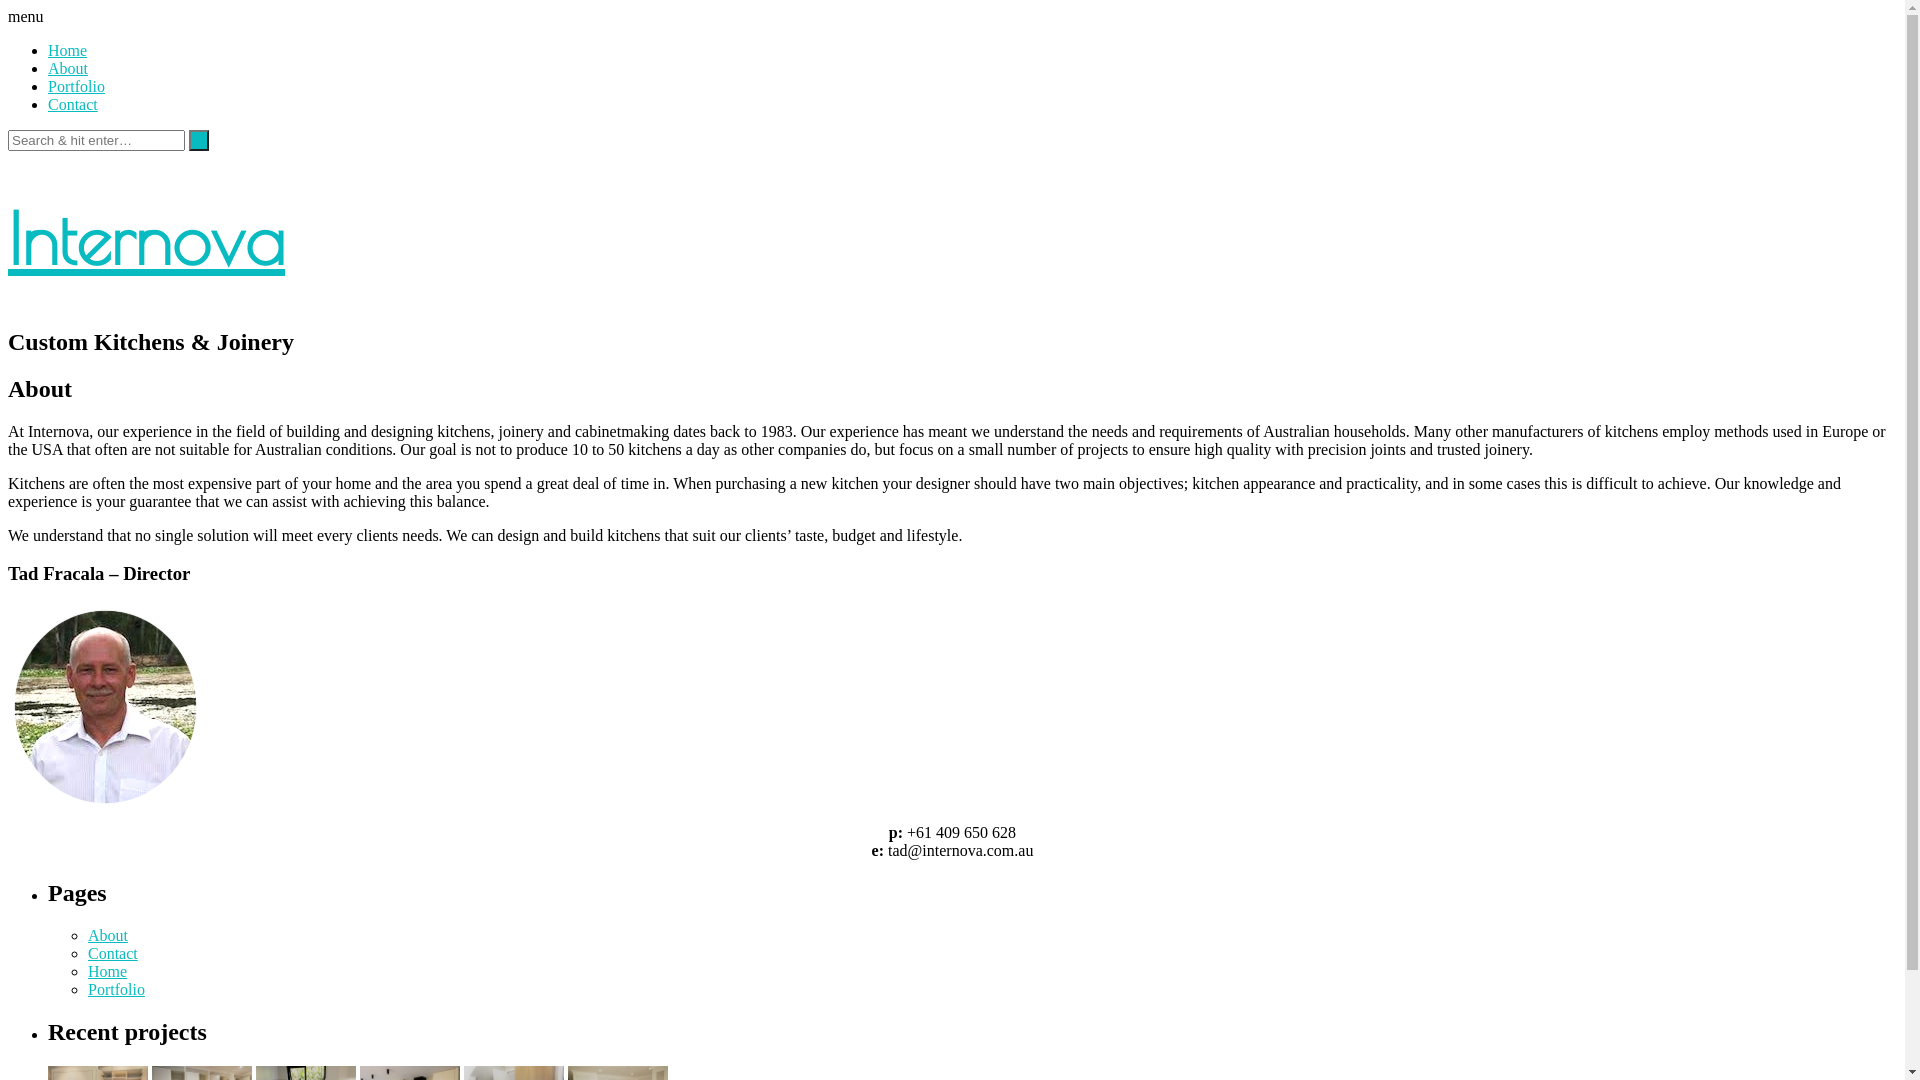 This screenshot has height=1080, width=1920. I want to click on 'Internova', so click(8, 238).